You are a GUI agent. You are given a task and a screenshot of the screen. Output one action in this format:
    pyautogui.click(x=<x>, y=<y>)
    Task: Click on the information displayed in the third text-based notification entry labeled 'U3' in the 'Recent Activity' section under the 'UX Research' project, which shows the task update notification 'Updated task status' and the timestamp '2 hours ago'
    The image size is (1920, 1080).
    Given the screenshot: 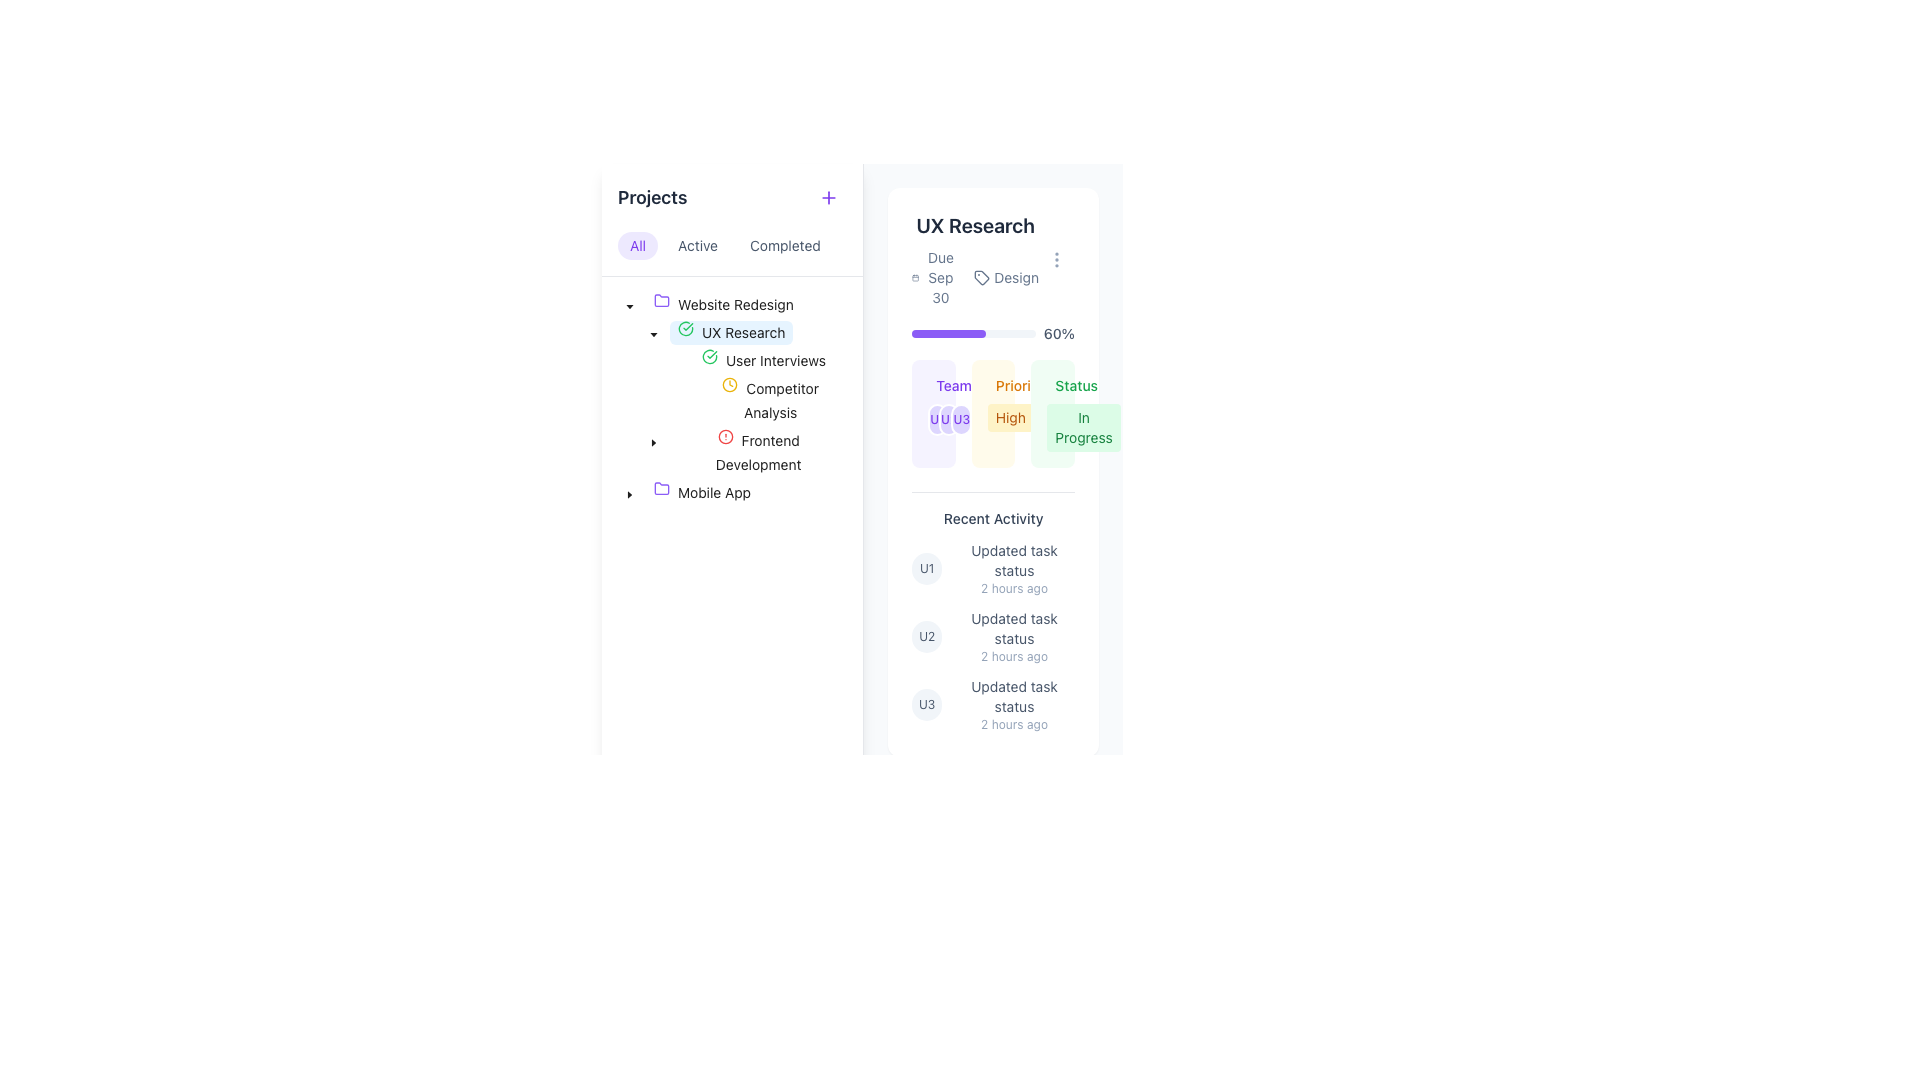 What is the action you would take?
    pyautogui.click(x=1014, y=704)
    